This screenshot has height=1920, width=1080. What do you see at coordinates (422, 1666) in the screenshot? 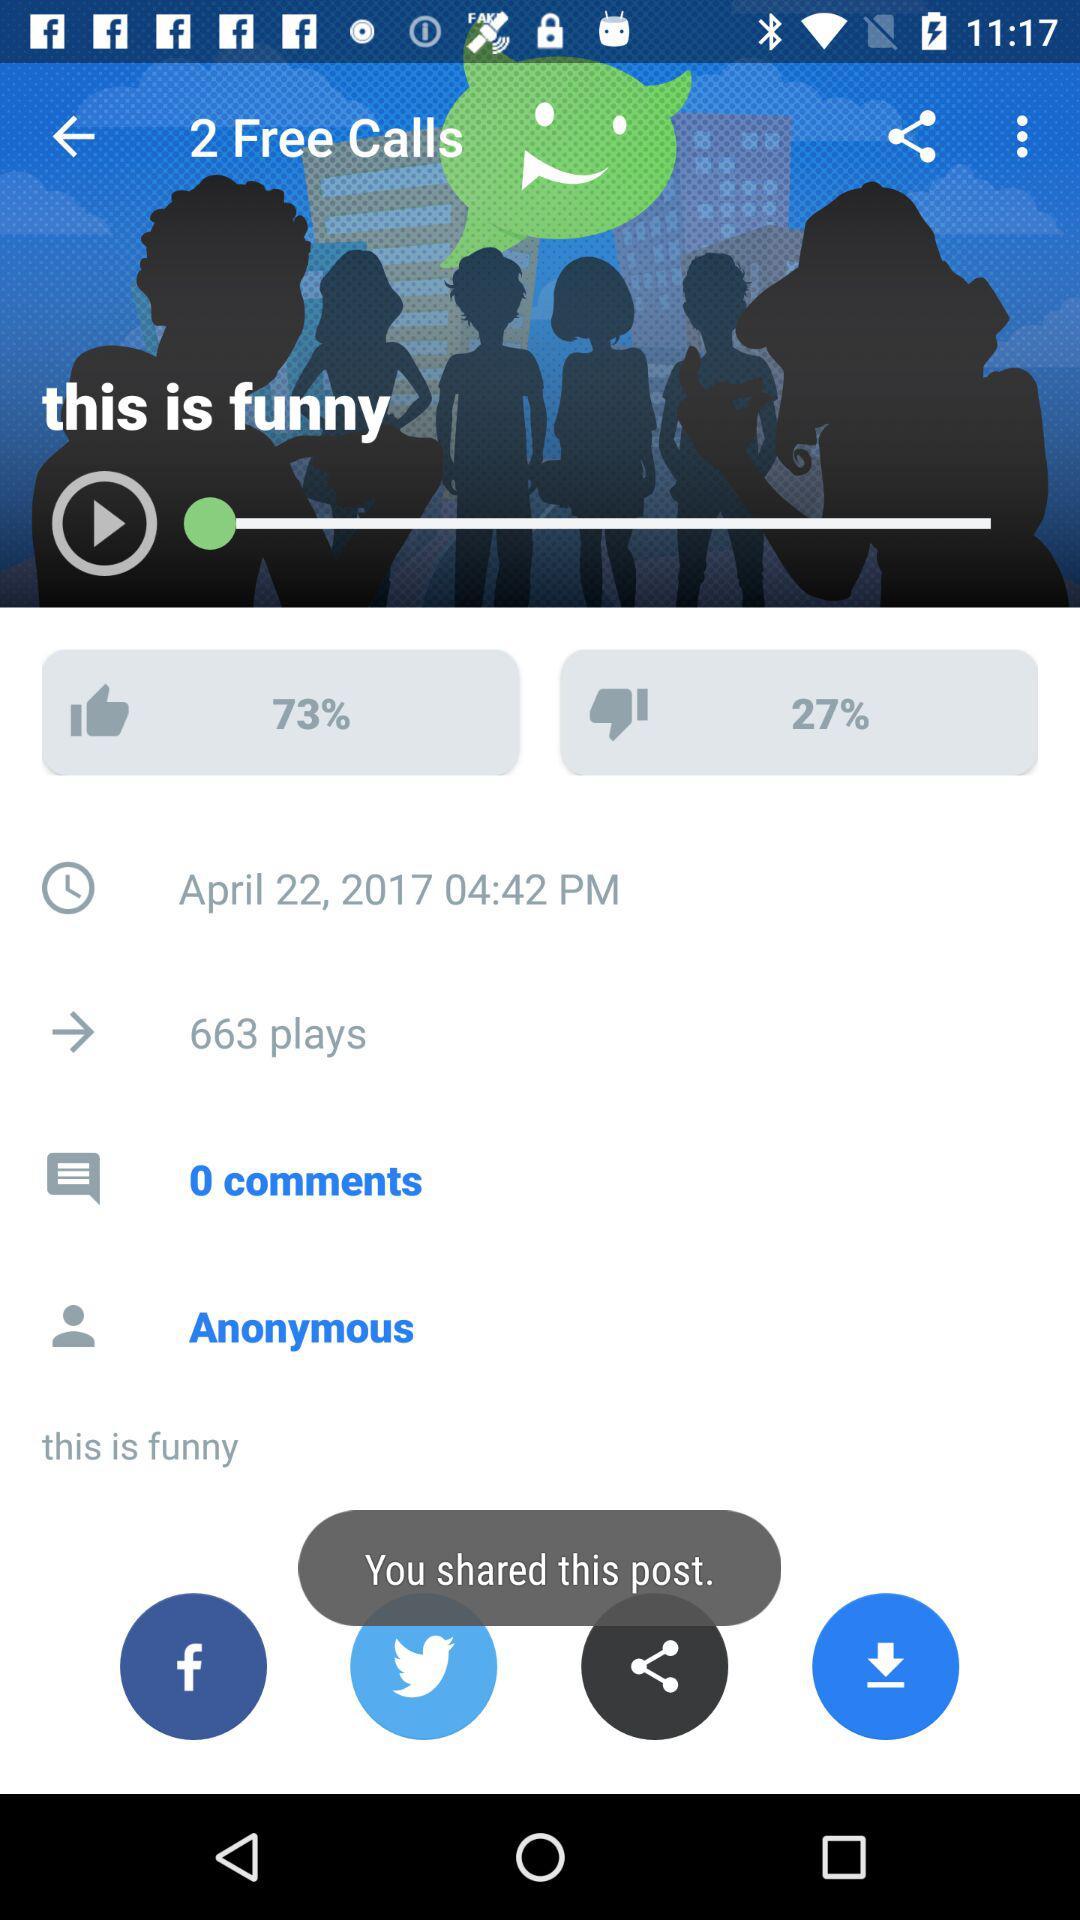
I see `twitter option` at bounding box center [422, 1666].